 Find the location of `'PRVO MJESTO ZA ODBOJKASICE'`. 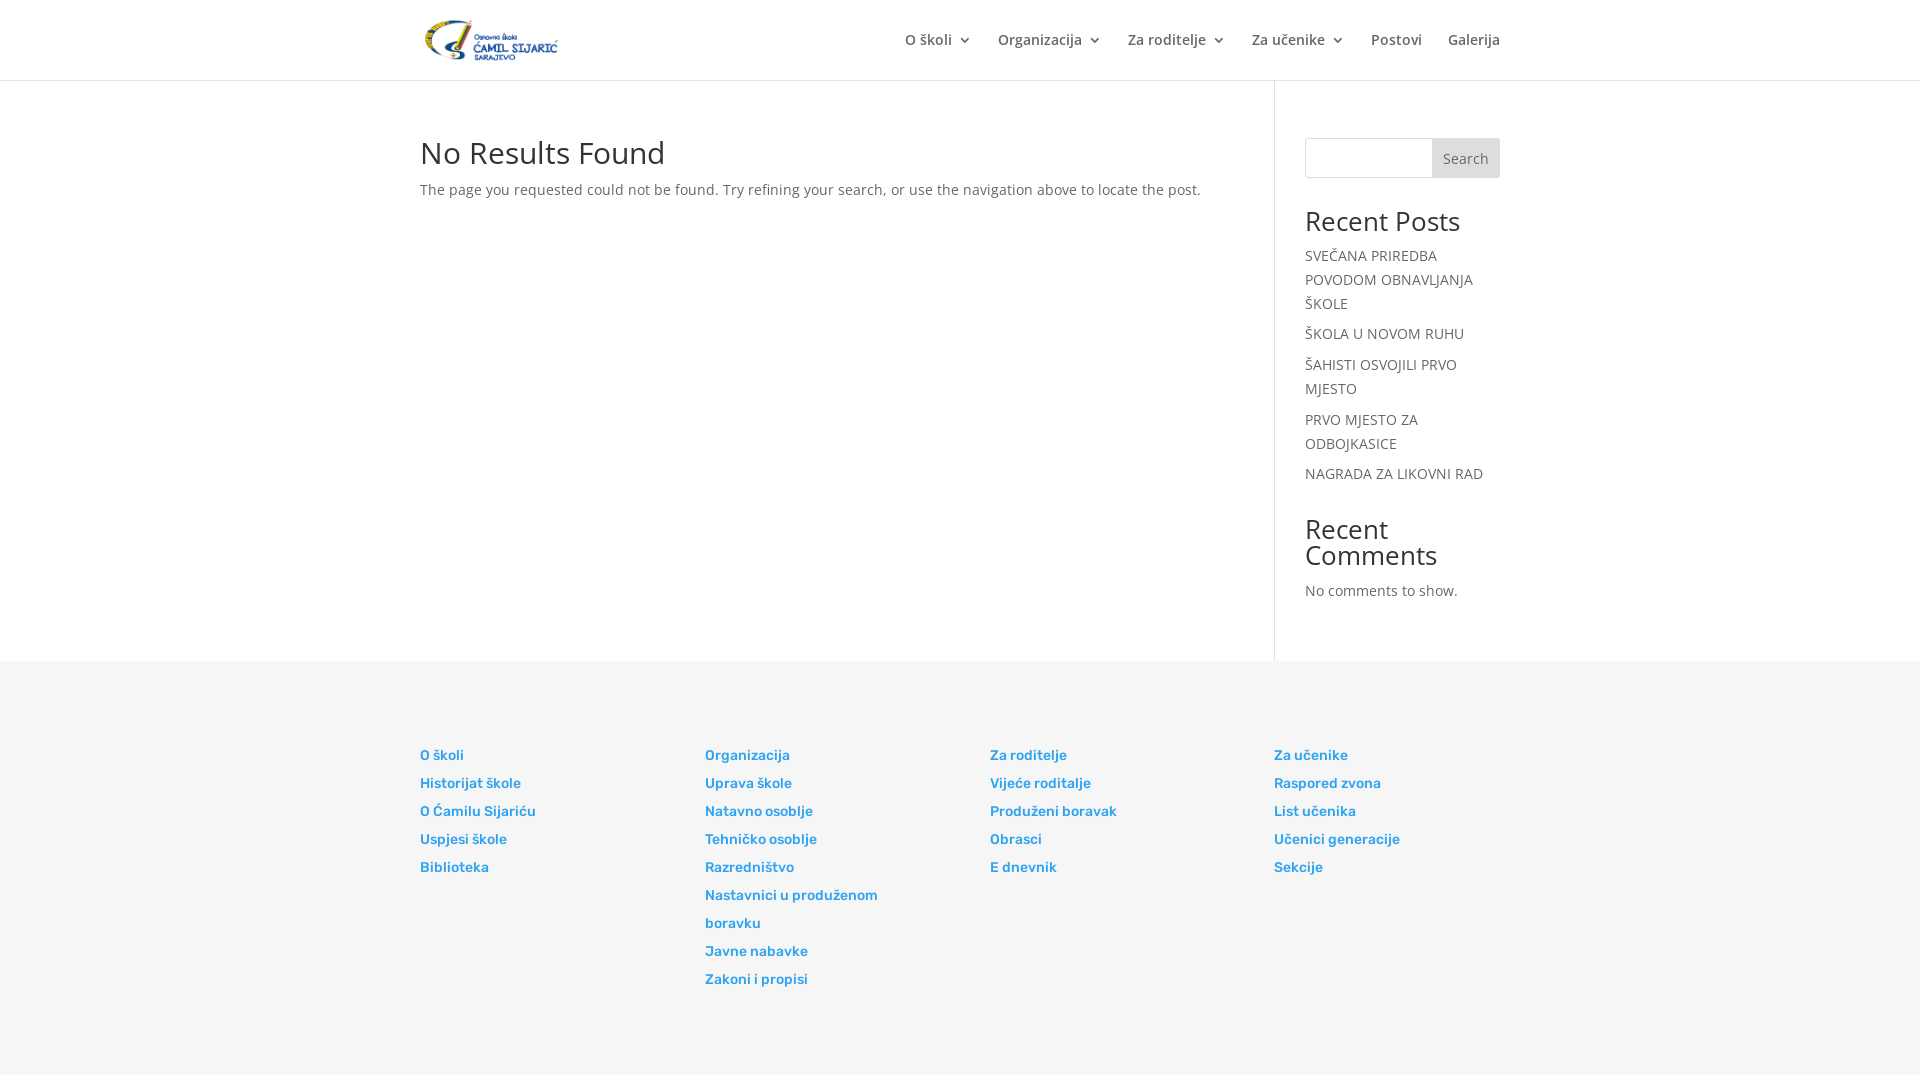

'PRVO MJESTO ZA ODBOJKASICE' is located at coordinates (1360, 430).